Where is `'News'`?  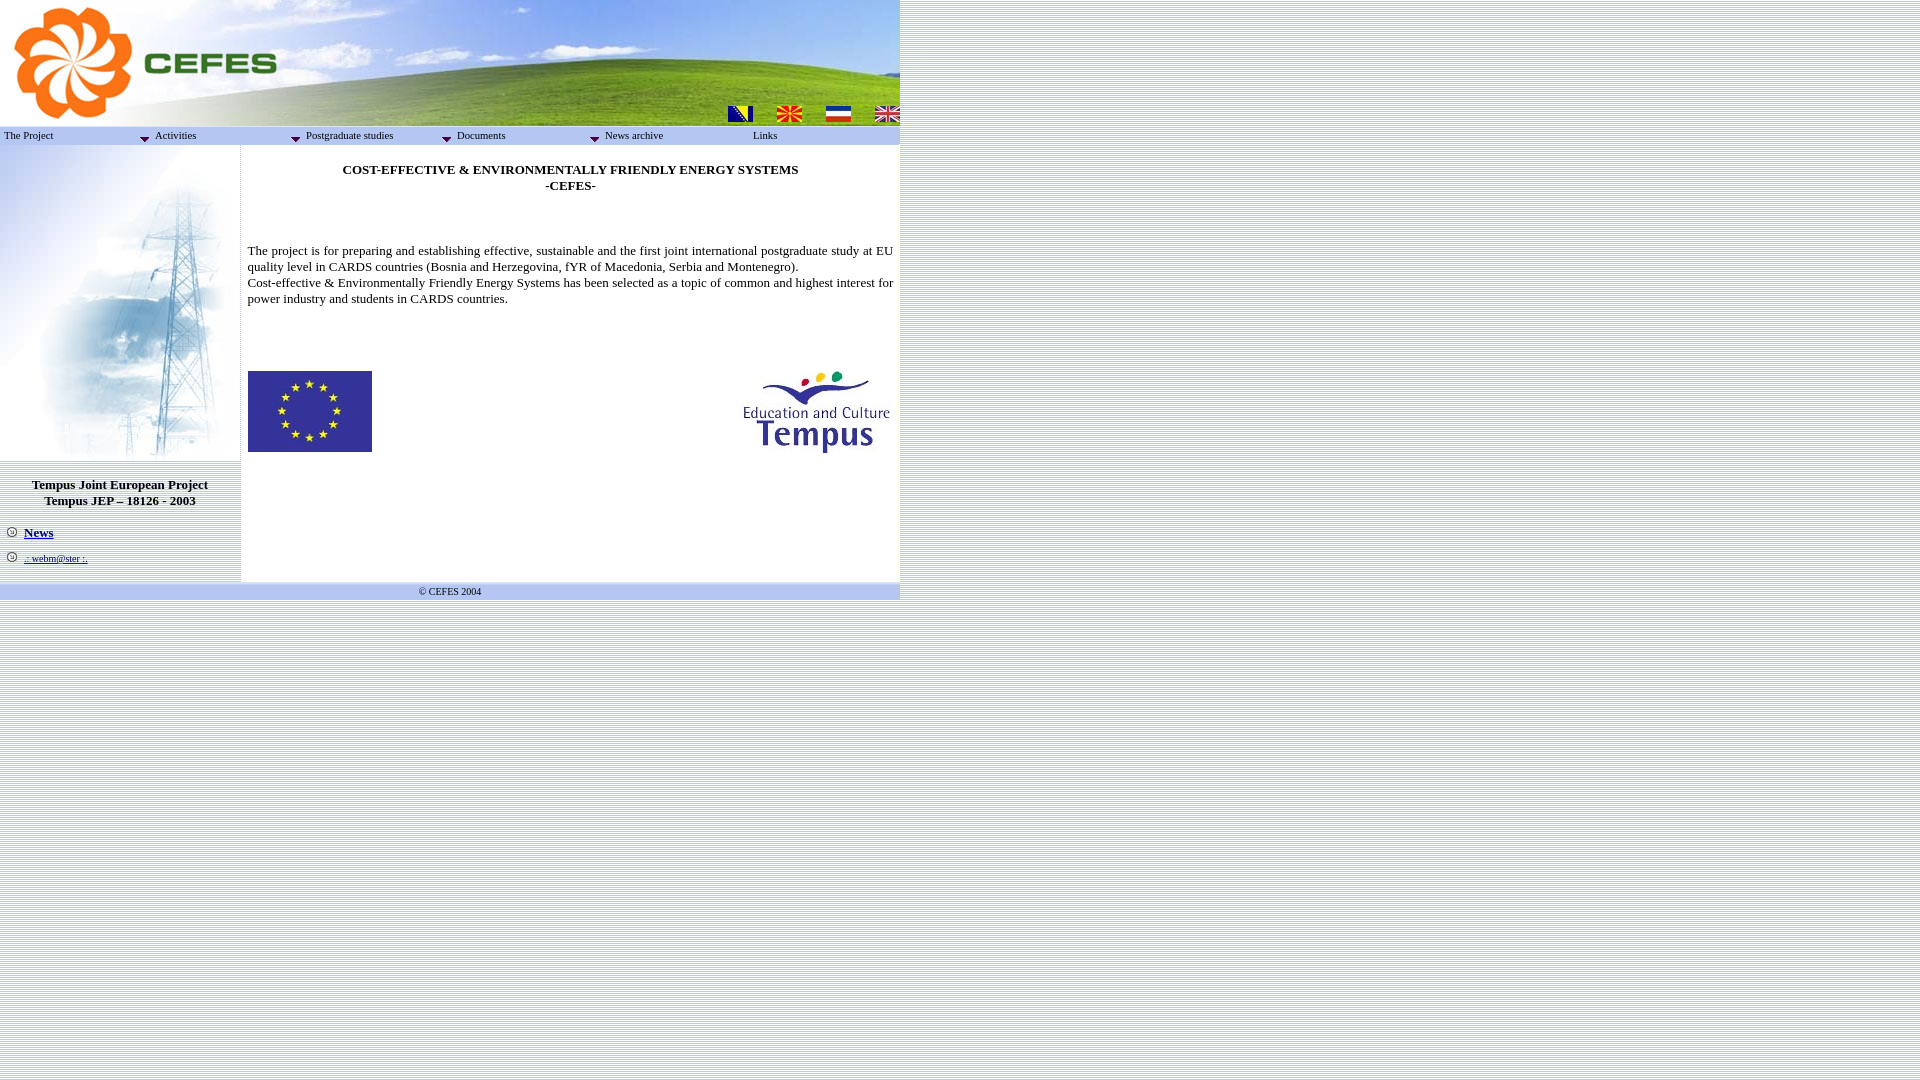 'News' is located at coordinates (38, 531).